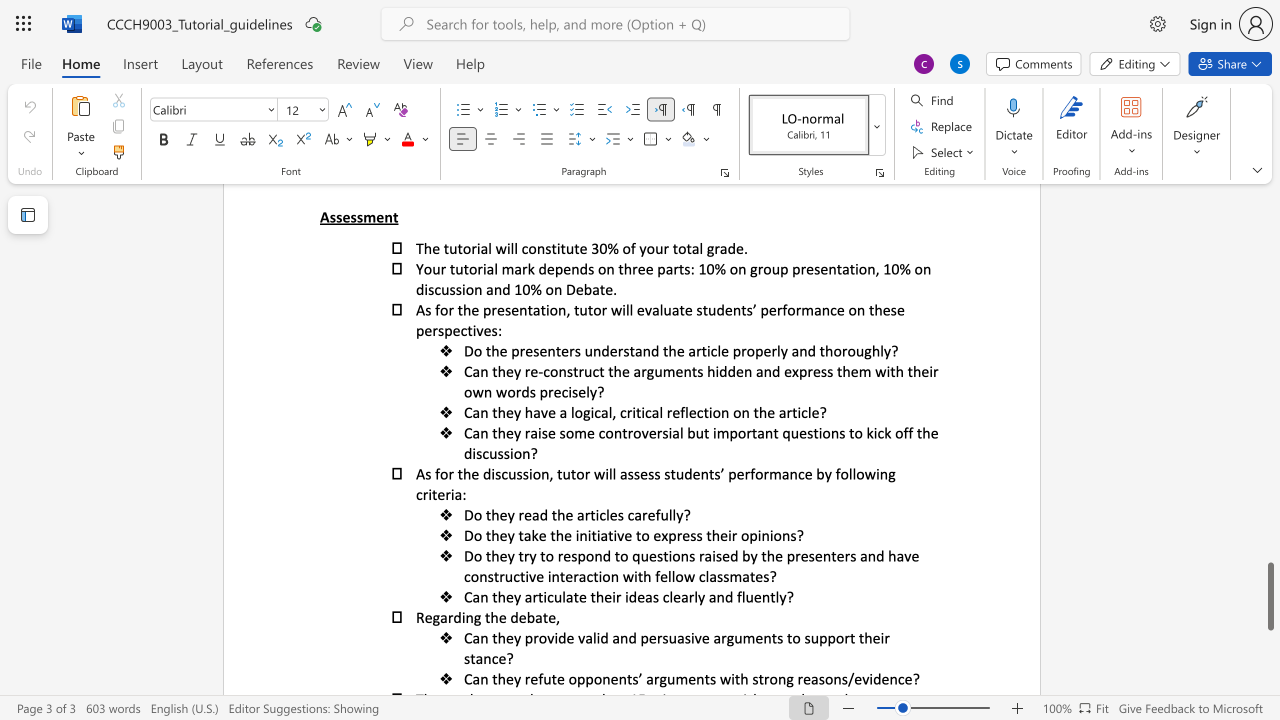 The height and width of the screenshot is (720, 1280). What do you see at coordinates (1269, 390) in the screenshot?
I see `the scrollbar to scroll the page up` at bounding box center [1269, 390].